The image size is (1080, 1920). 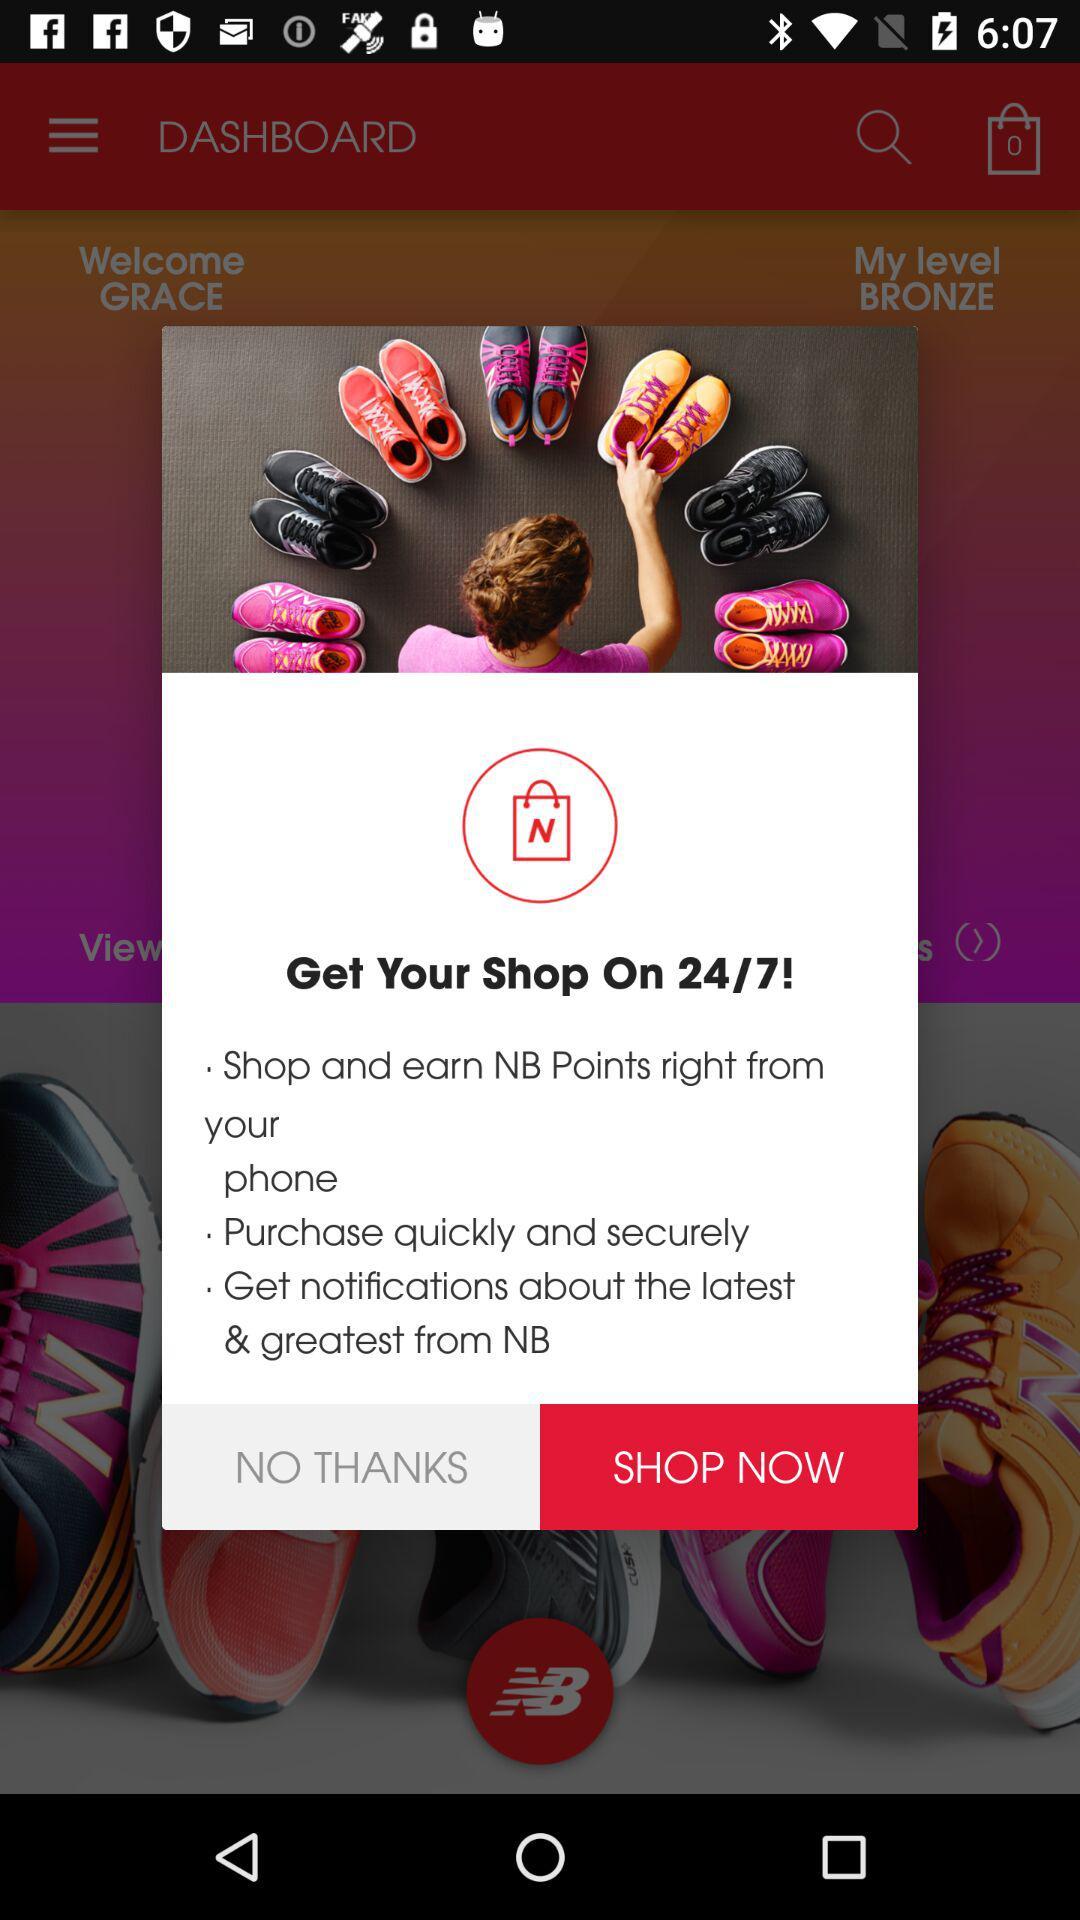 I want to click on item at the bottom left corner, so click(x=350, y=1467).